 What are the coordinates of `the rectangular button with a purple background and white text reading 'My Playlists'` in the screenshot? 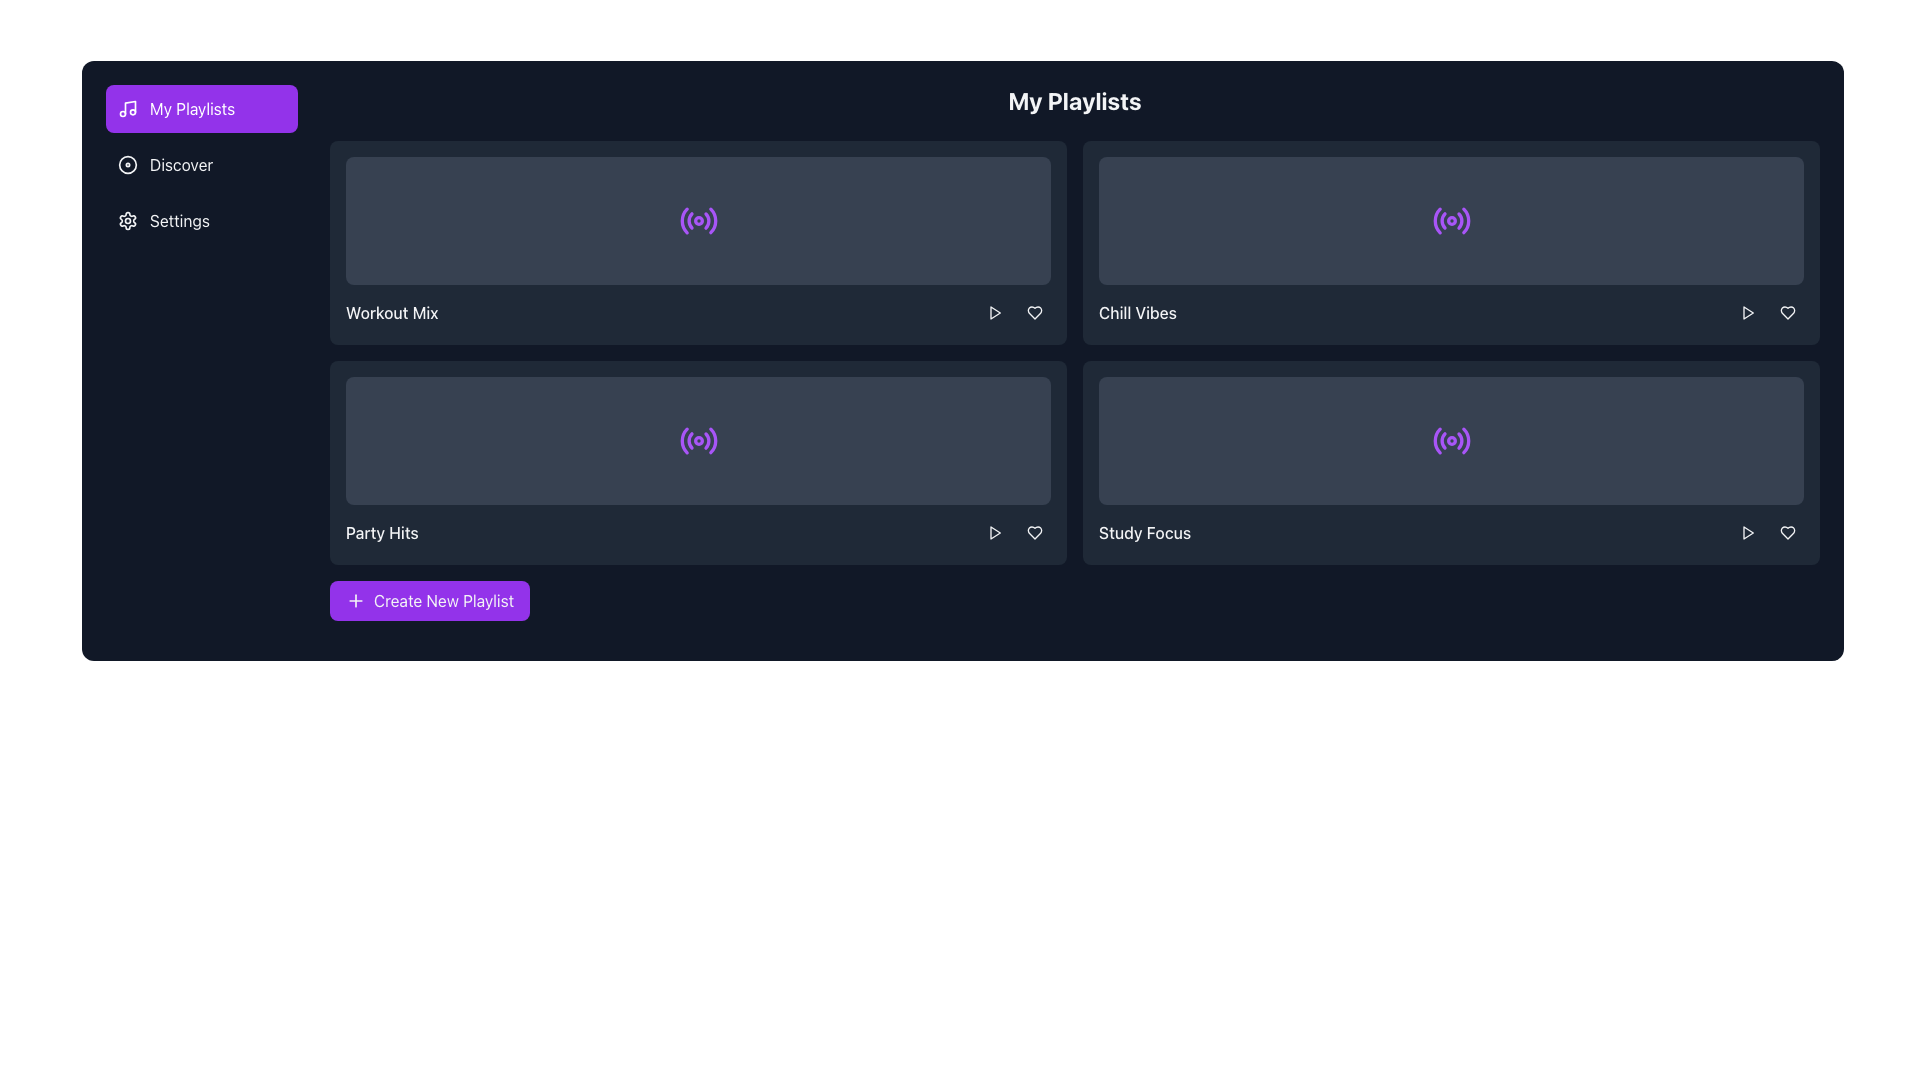 It's located at (201, 108).